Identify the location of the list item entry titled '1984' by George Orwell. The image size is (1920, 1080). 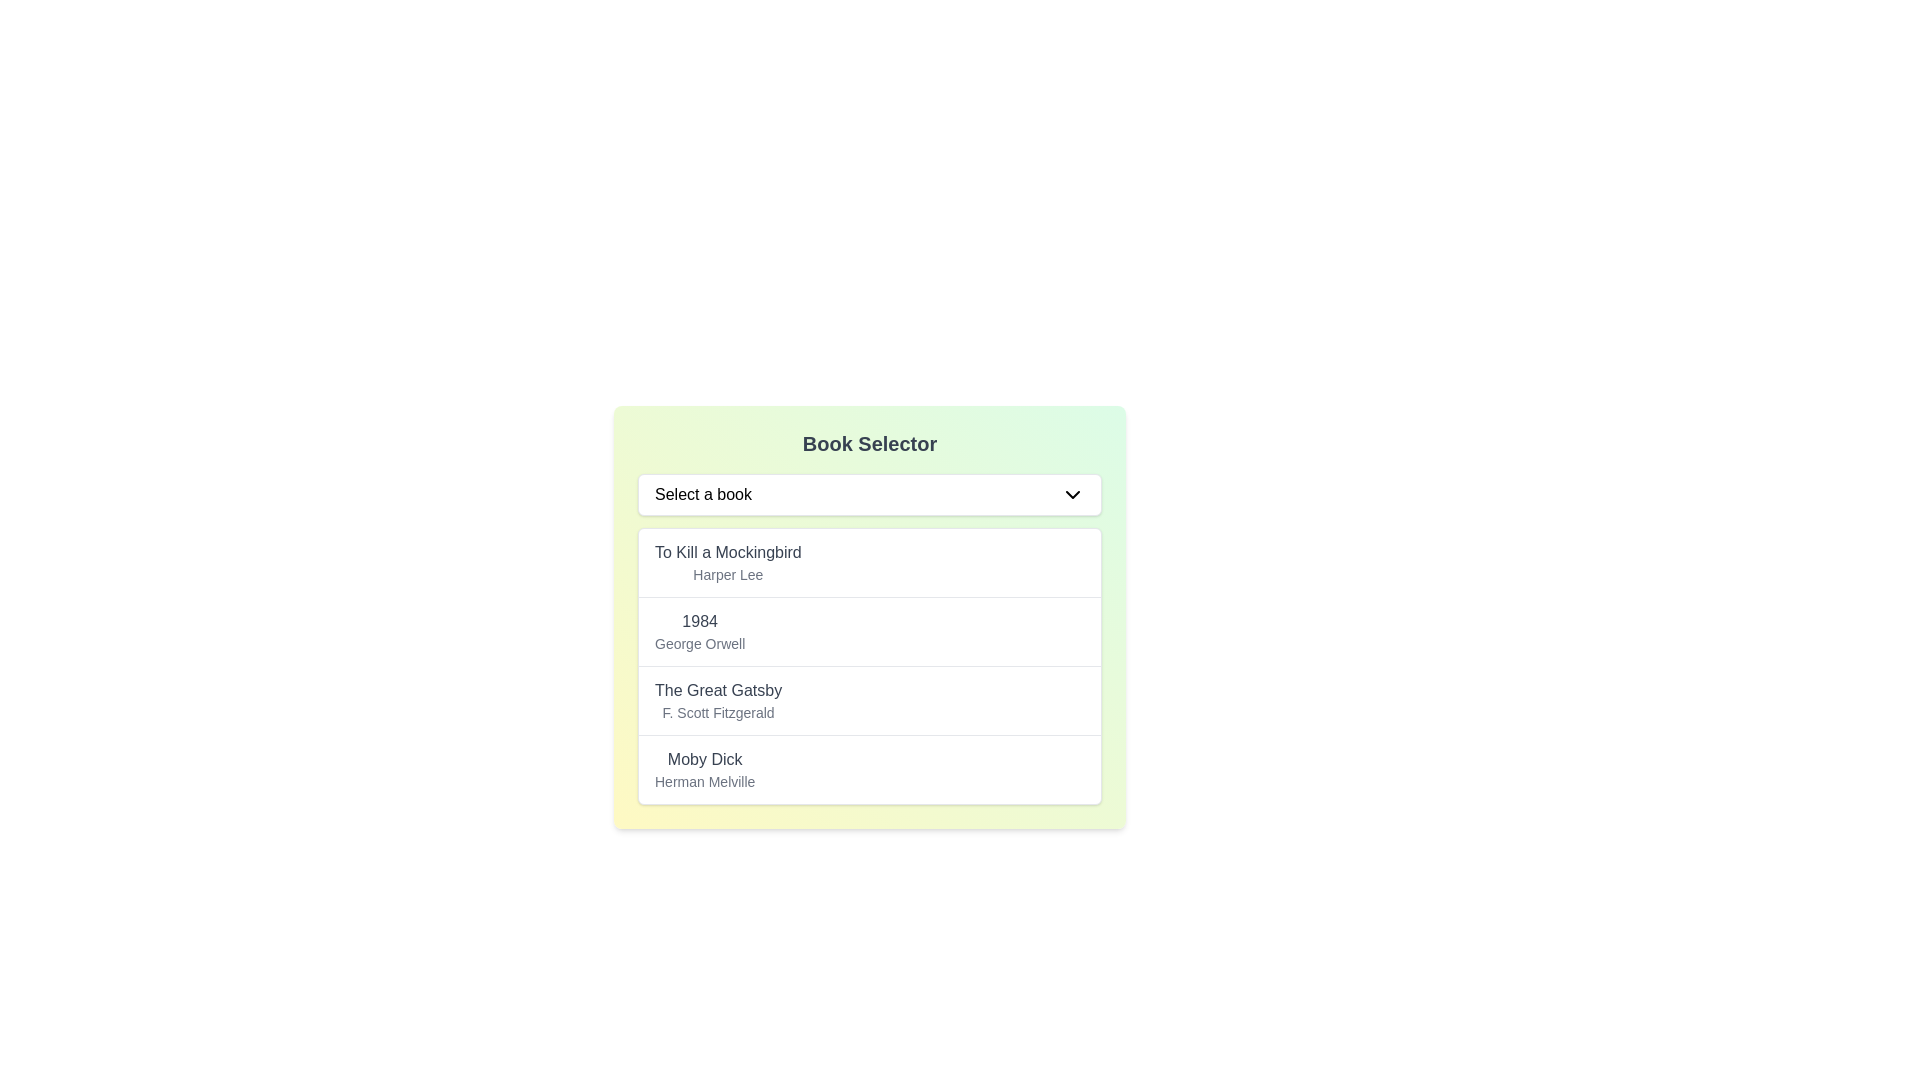
(700, 632).